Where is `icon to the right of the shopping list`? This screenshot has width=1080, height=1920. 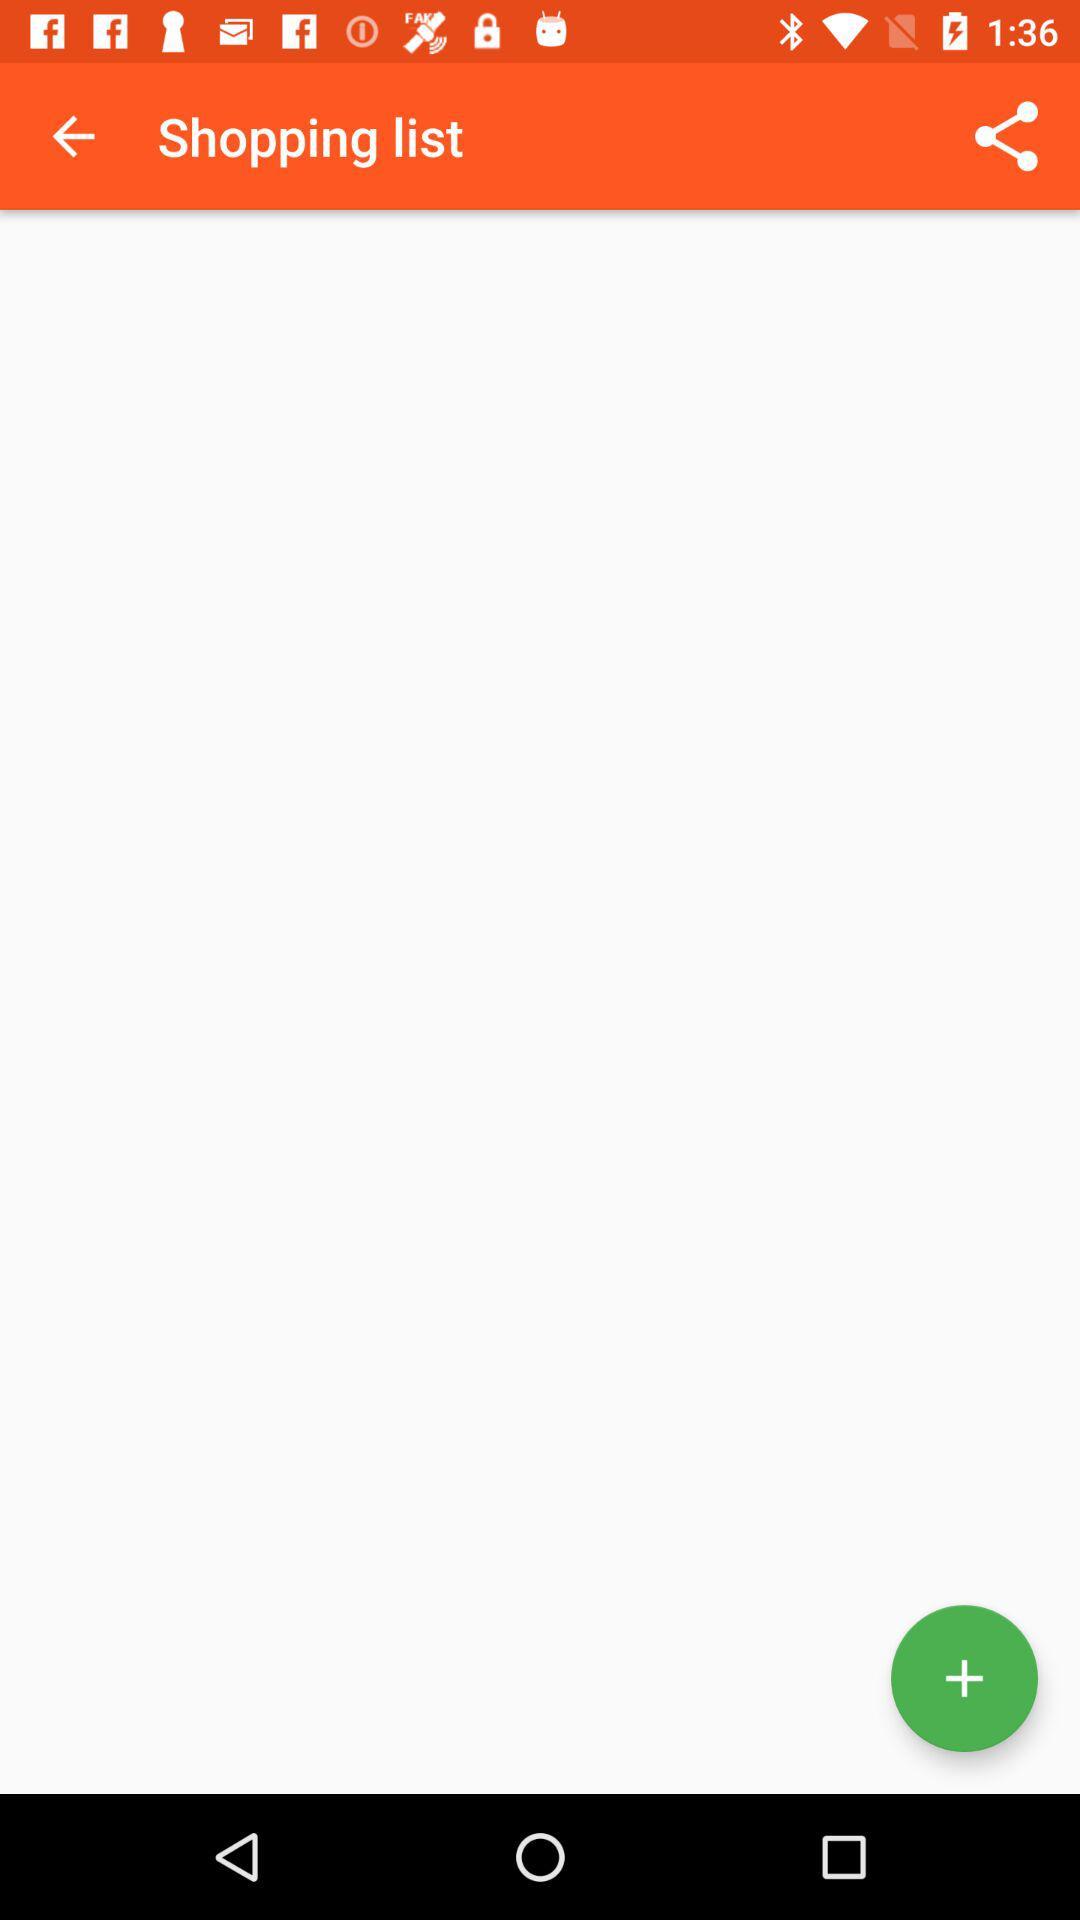 icon to the right of the shopping list is located at coordinates (1006, 135).